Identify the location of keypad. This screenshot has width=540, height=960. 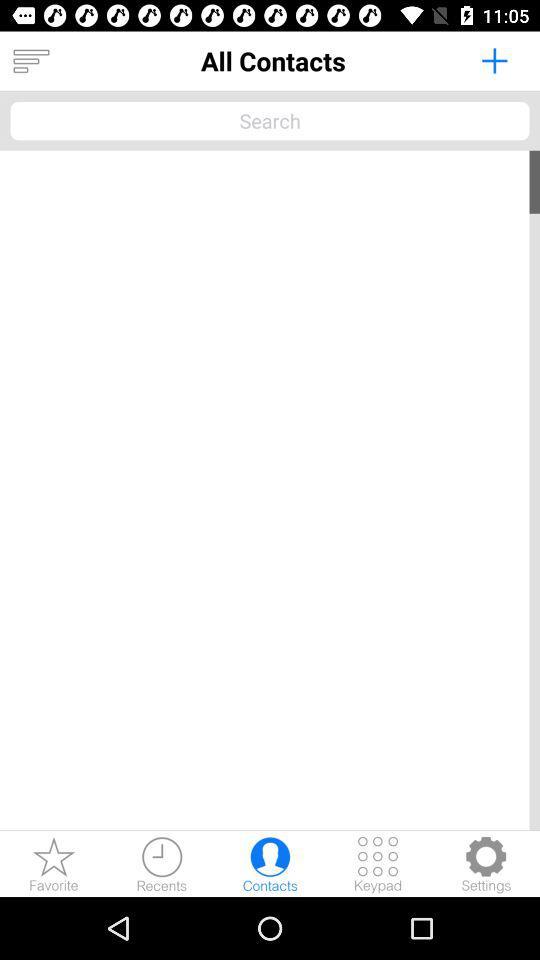
(378, 863).